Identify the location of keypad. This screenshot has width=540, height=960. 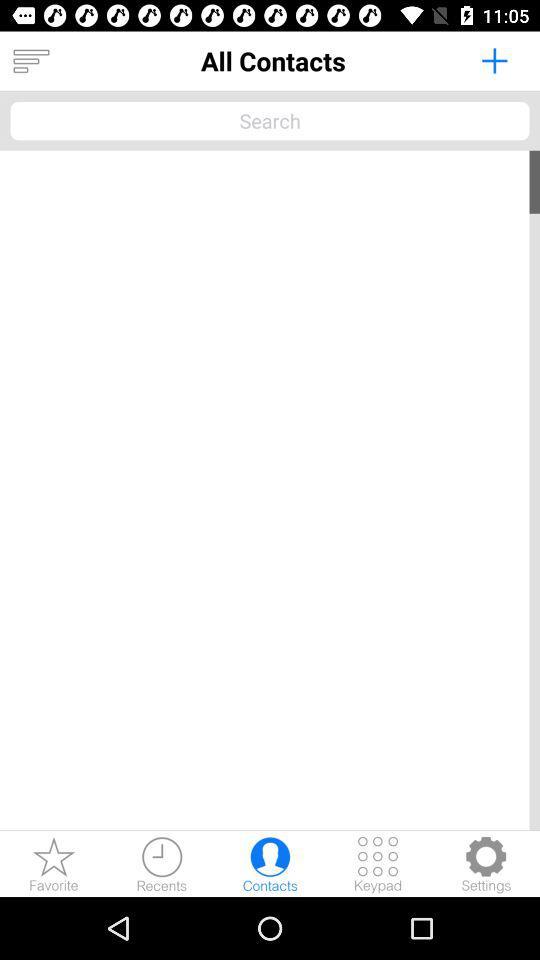
(378, 863).